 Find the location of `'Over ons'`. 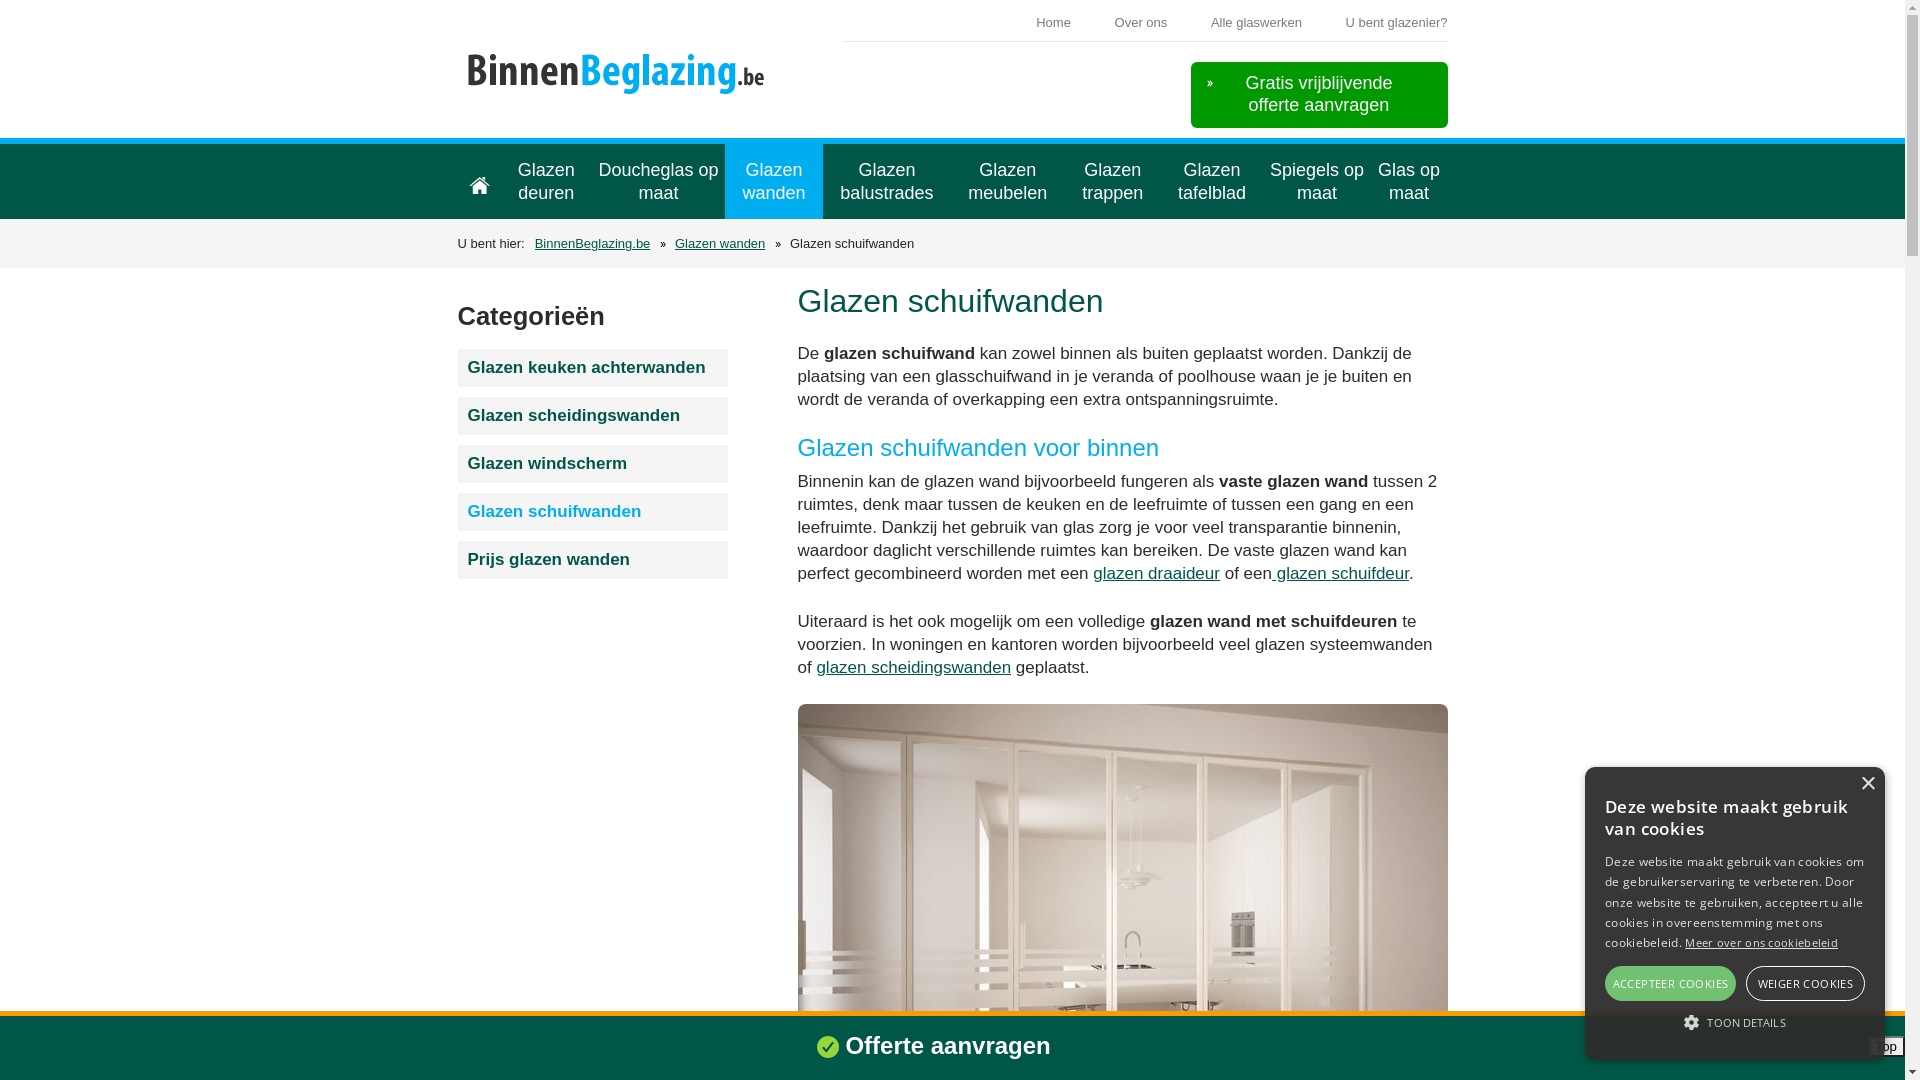

'Over ons' is located at coordinates (1141, 22).